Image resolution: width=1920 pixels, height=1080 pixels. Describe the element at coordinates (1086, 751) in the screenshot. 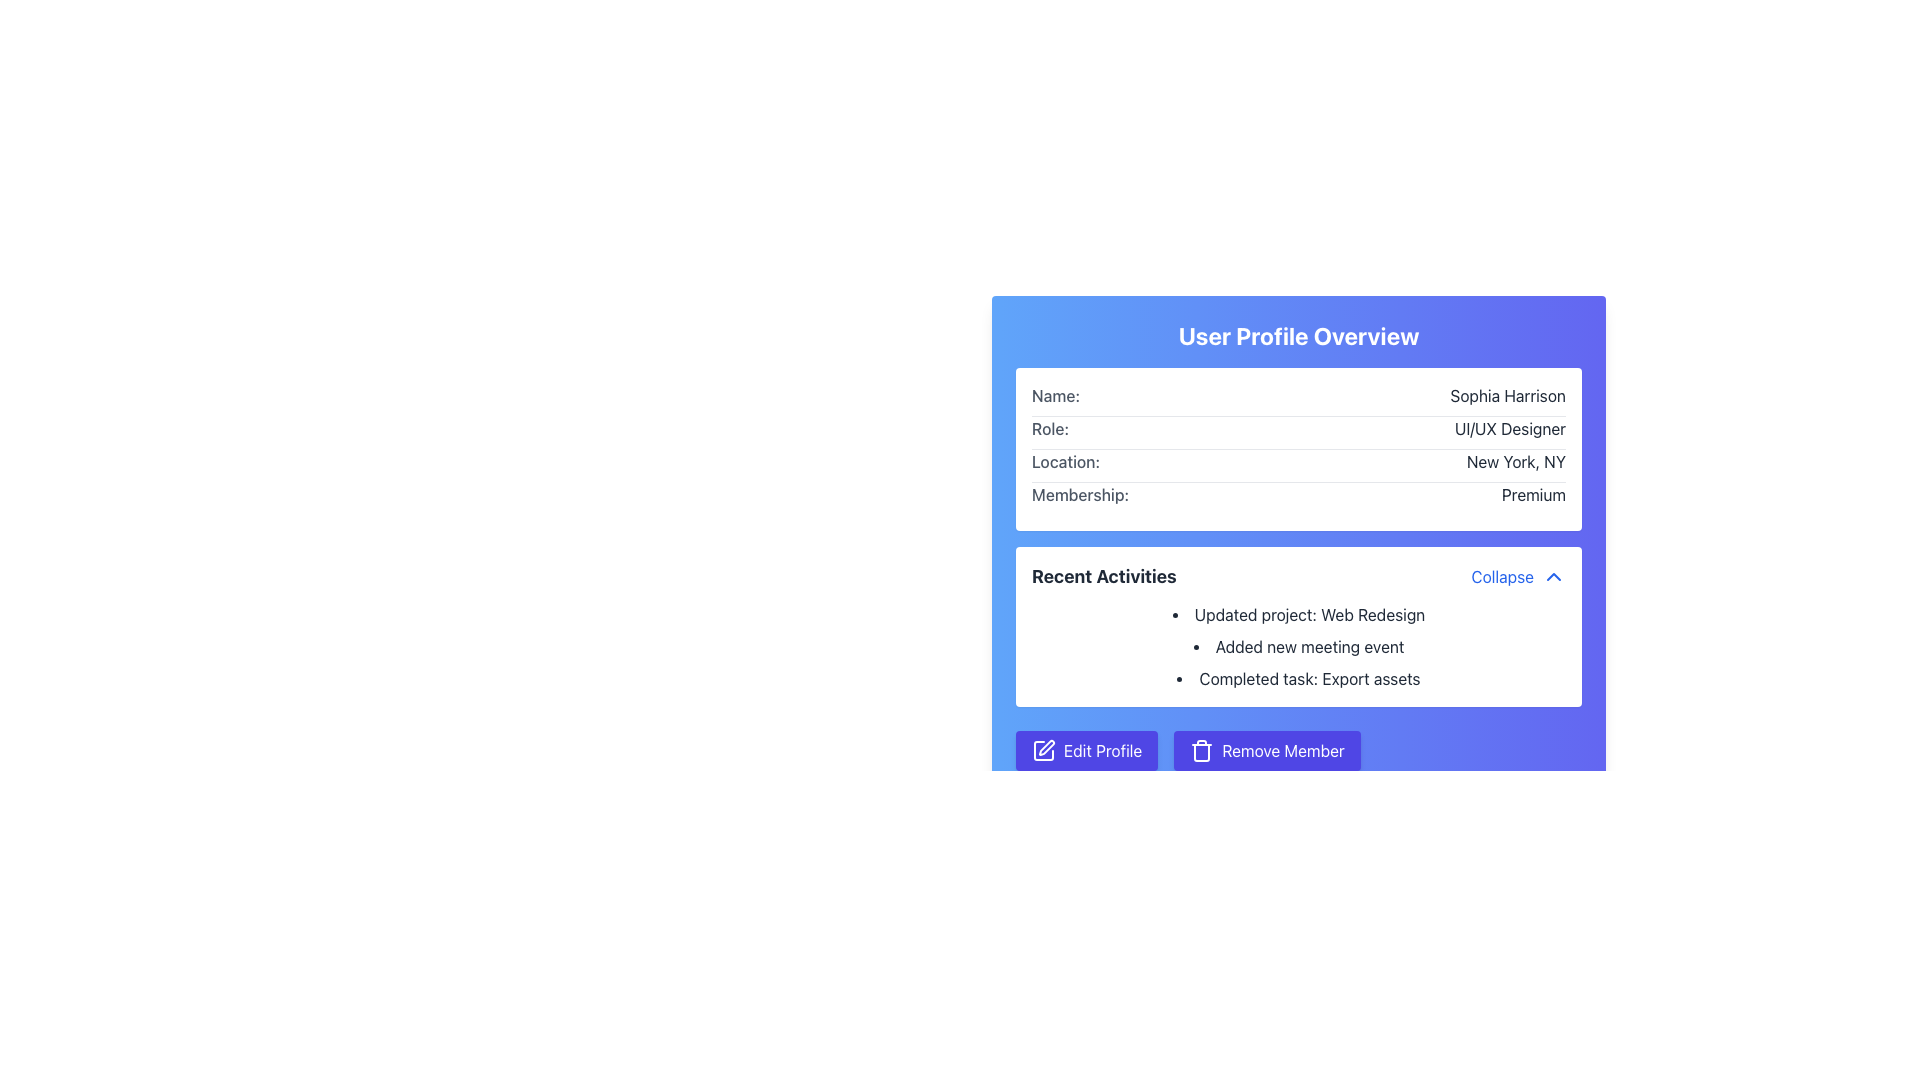

I see `the first button in the horizontal layout of the profile overview card` at that location.